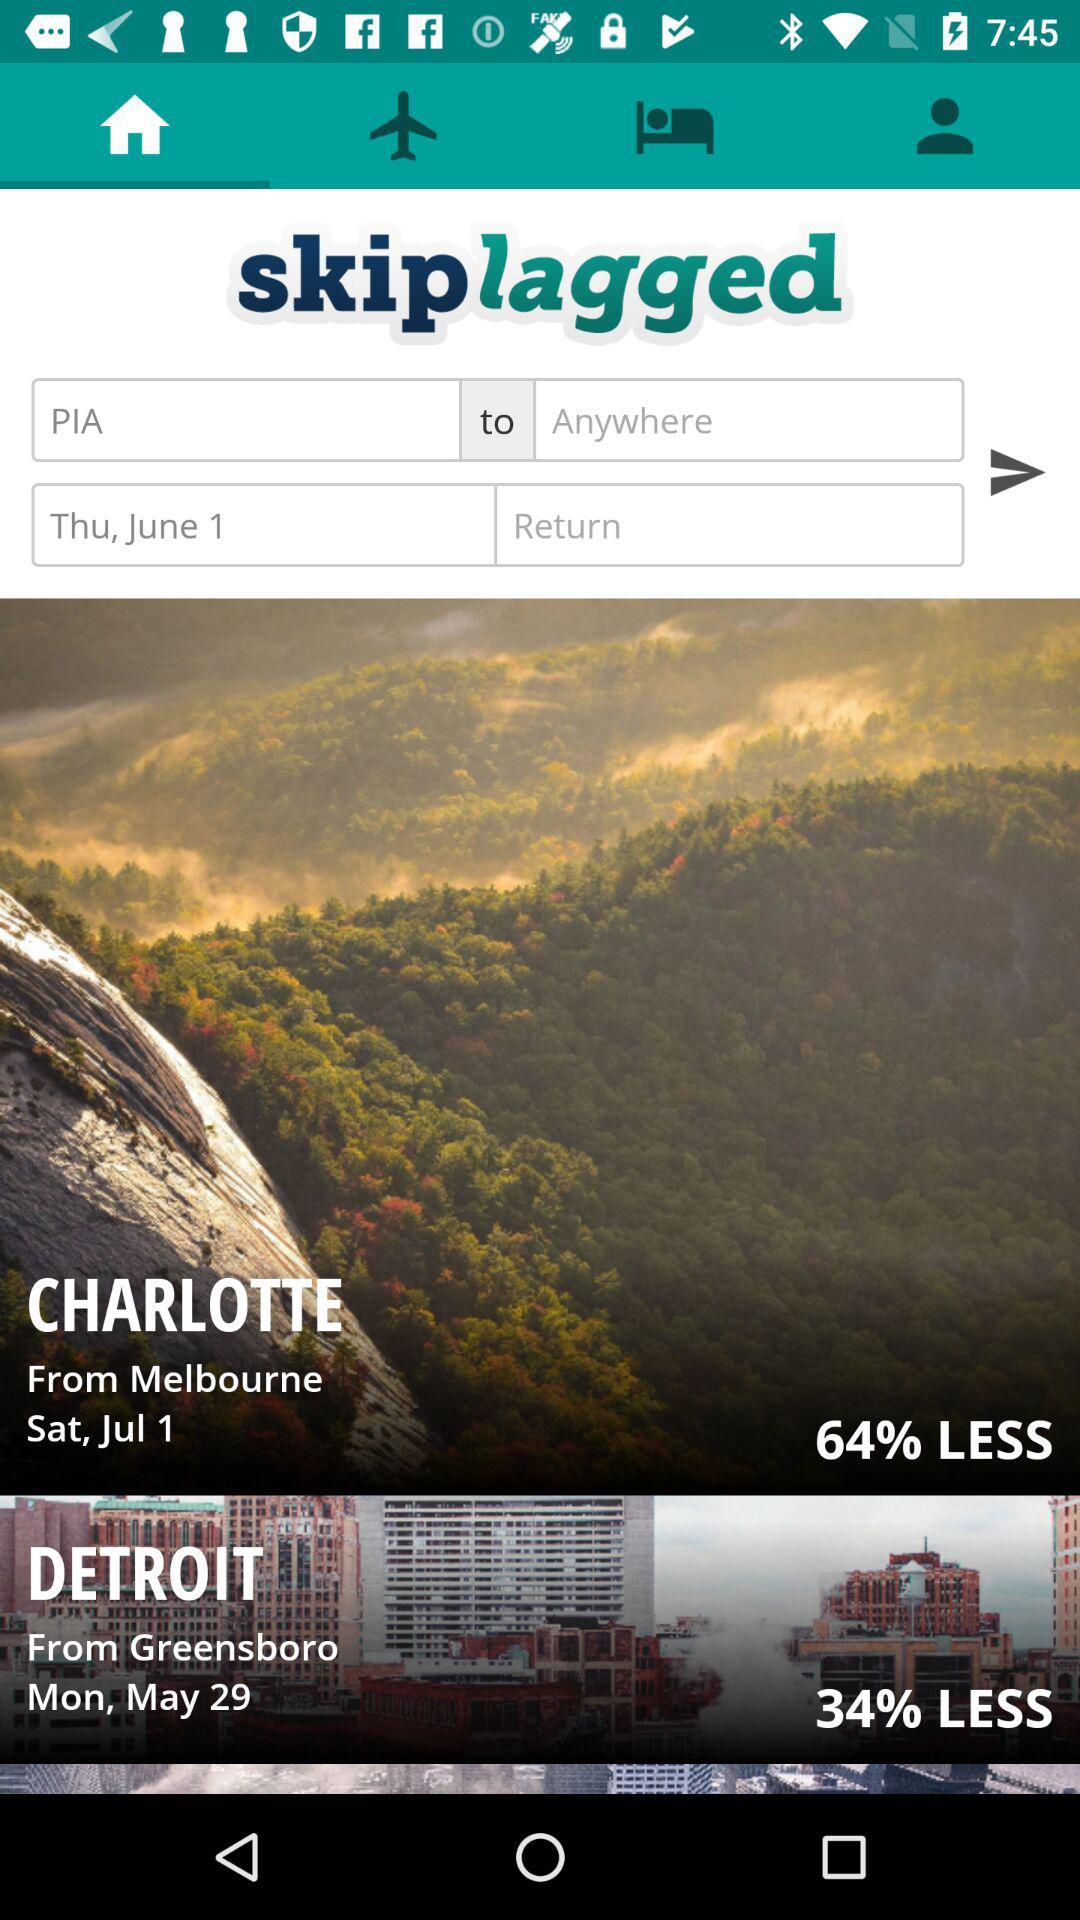  I want to click on the item next to the to icon, so click(748, 419).